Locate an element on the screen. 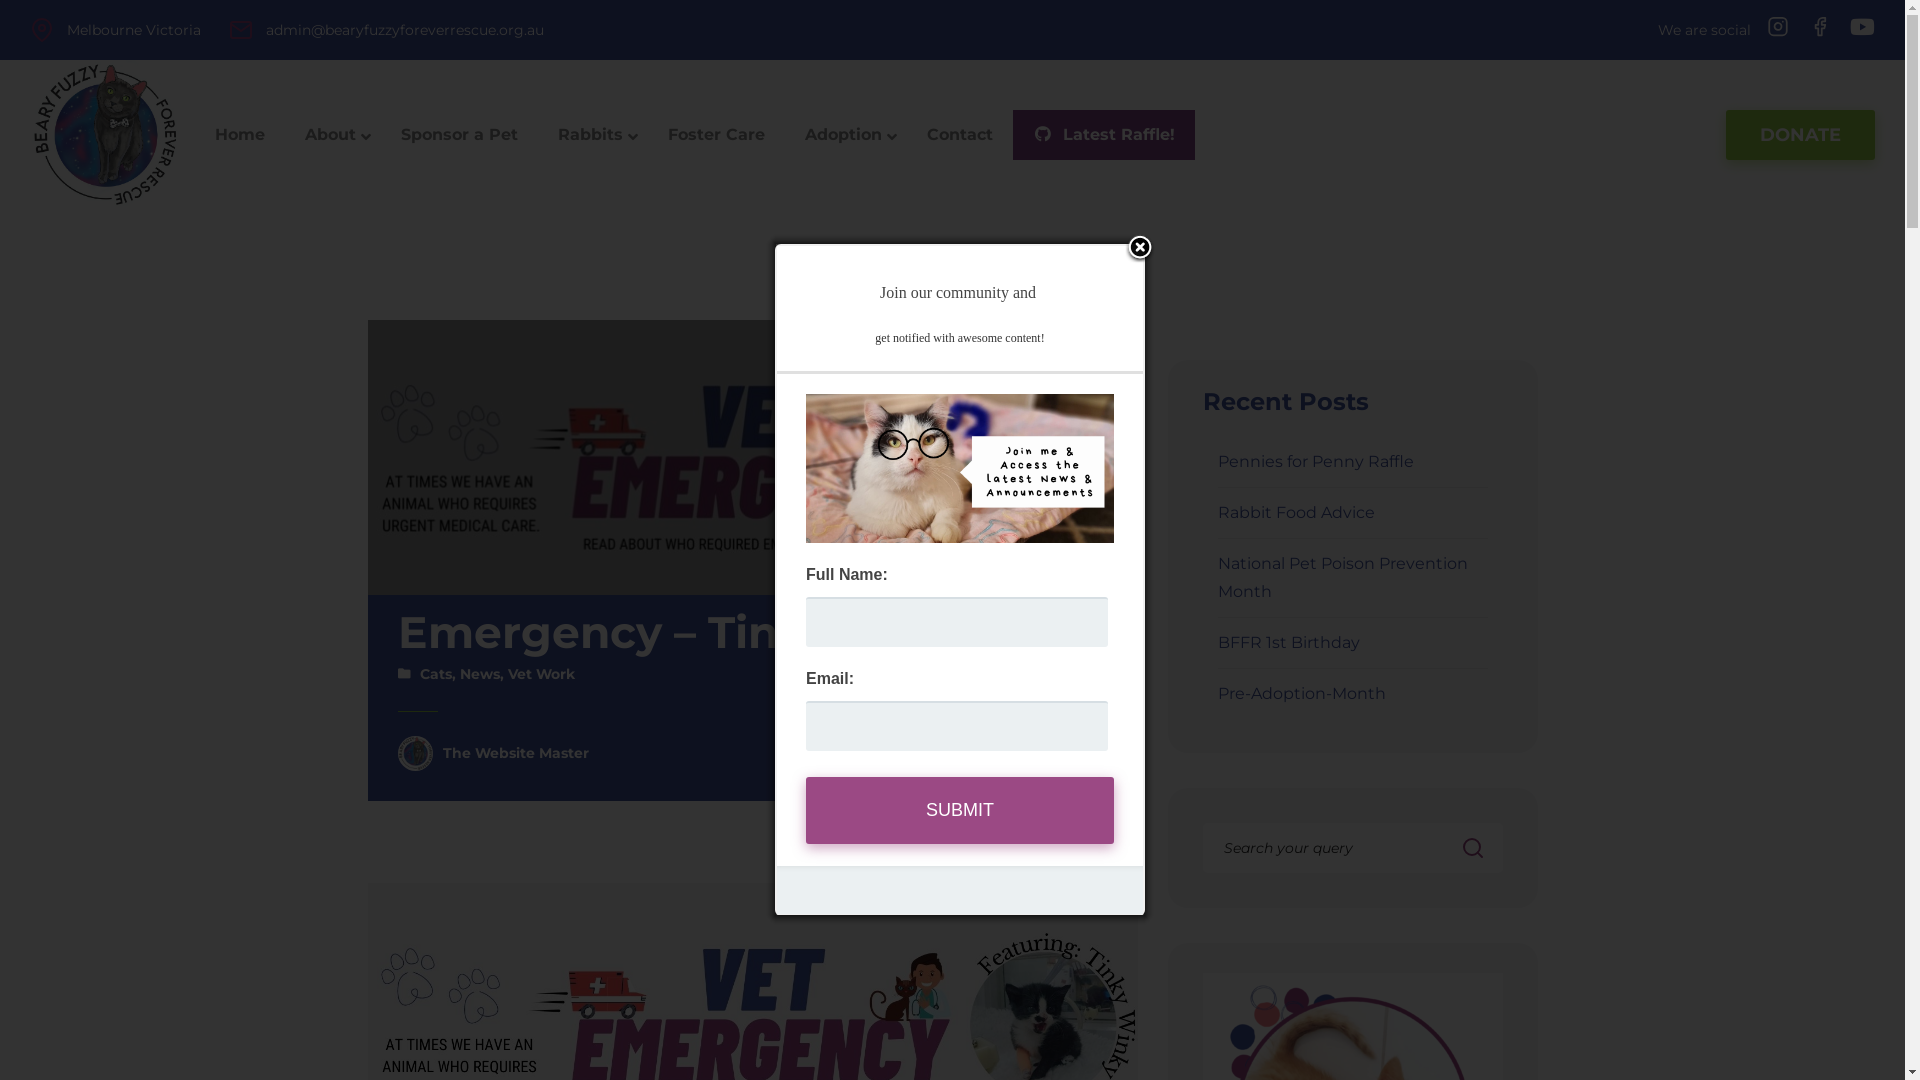  'Sponsor a Pet' is located at coordinates (458, 135).